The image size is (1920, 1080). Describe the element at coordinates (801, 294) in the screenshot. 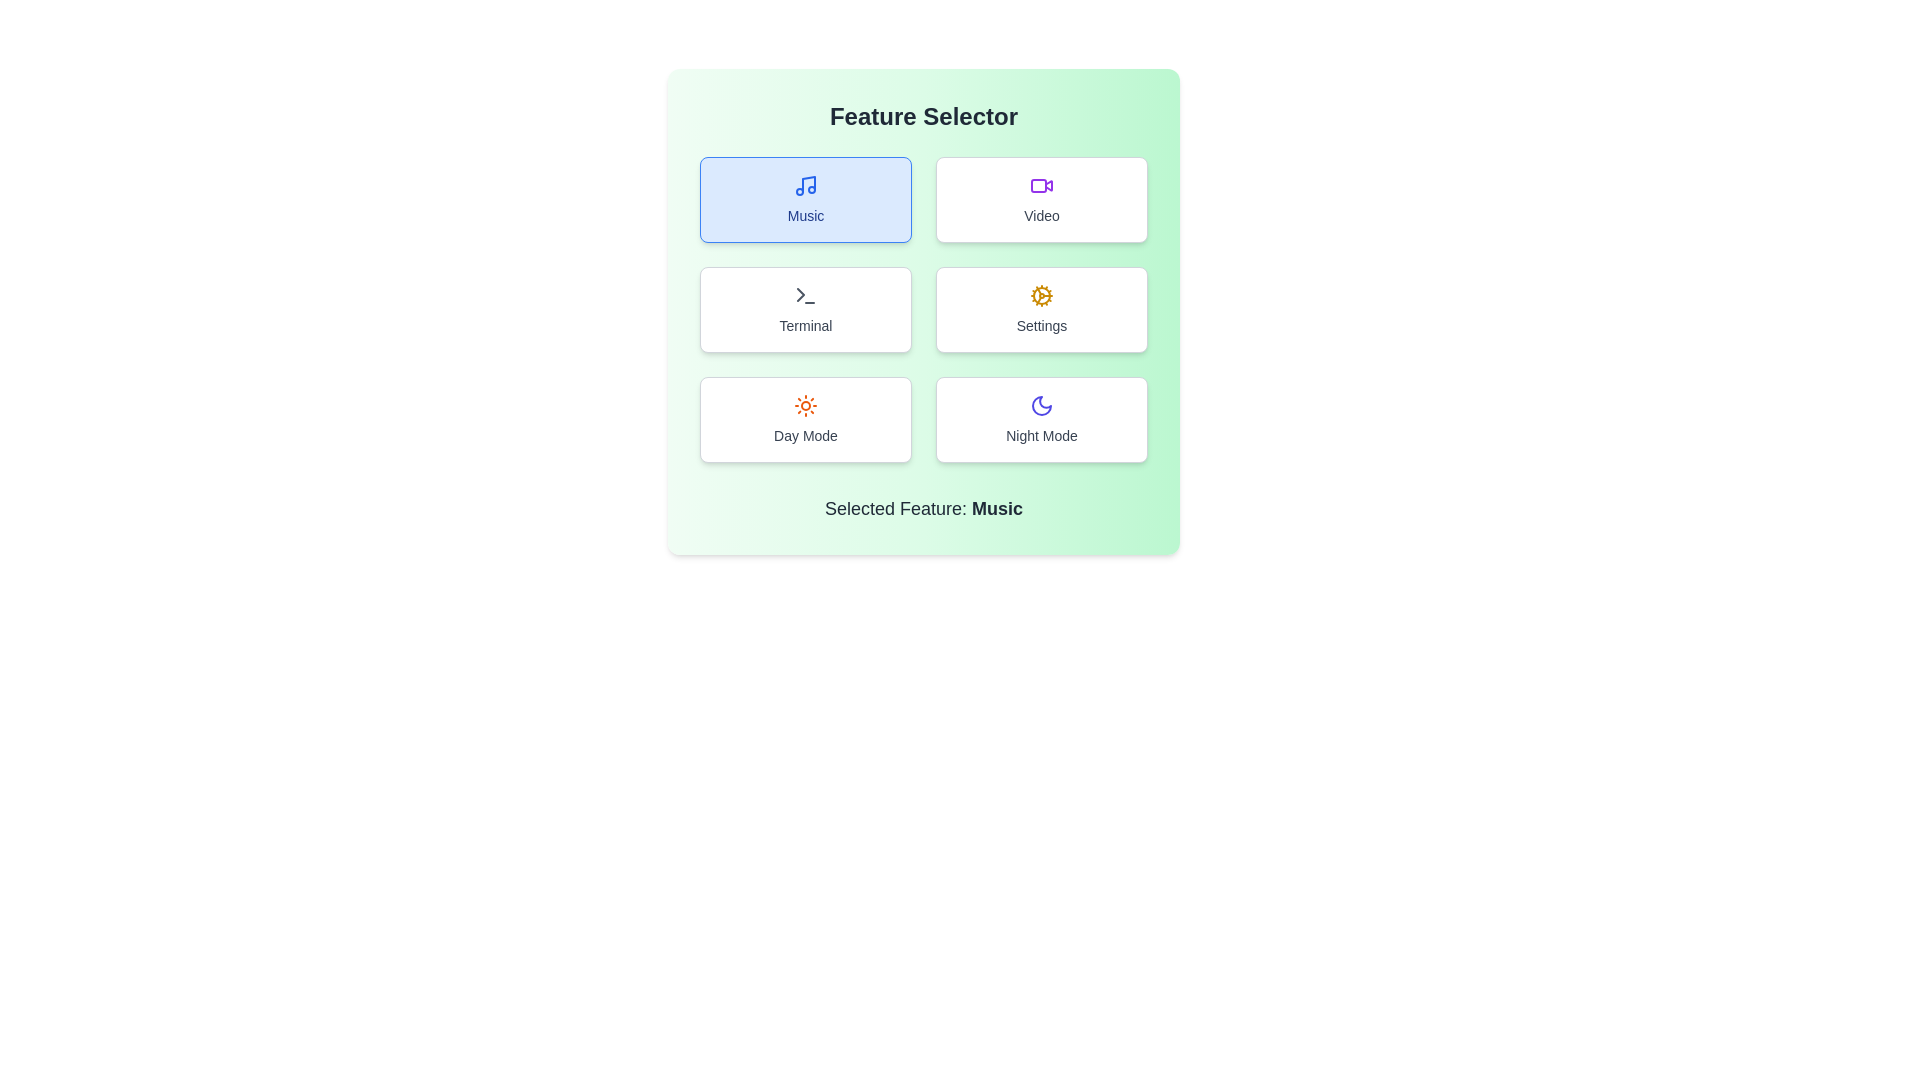

I see `the 'Terminal' button which contains the right-pointing arrow SVG polygon shape` at that location.